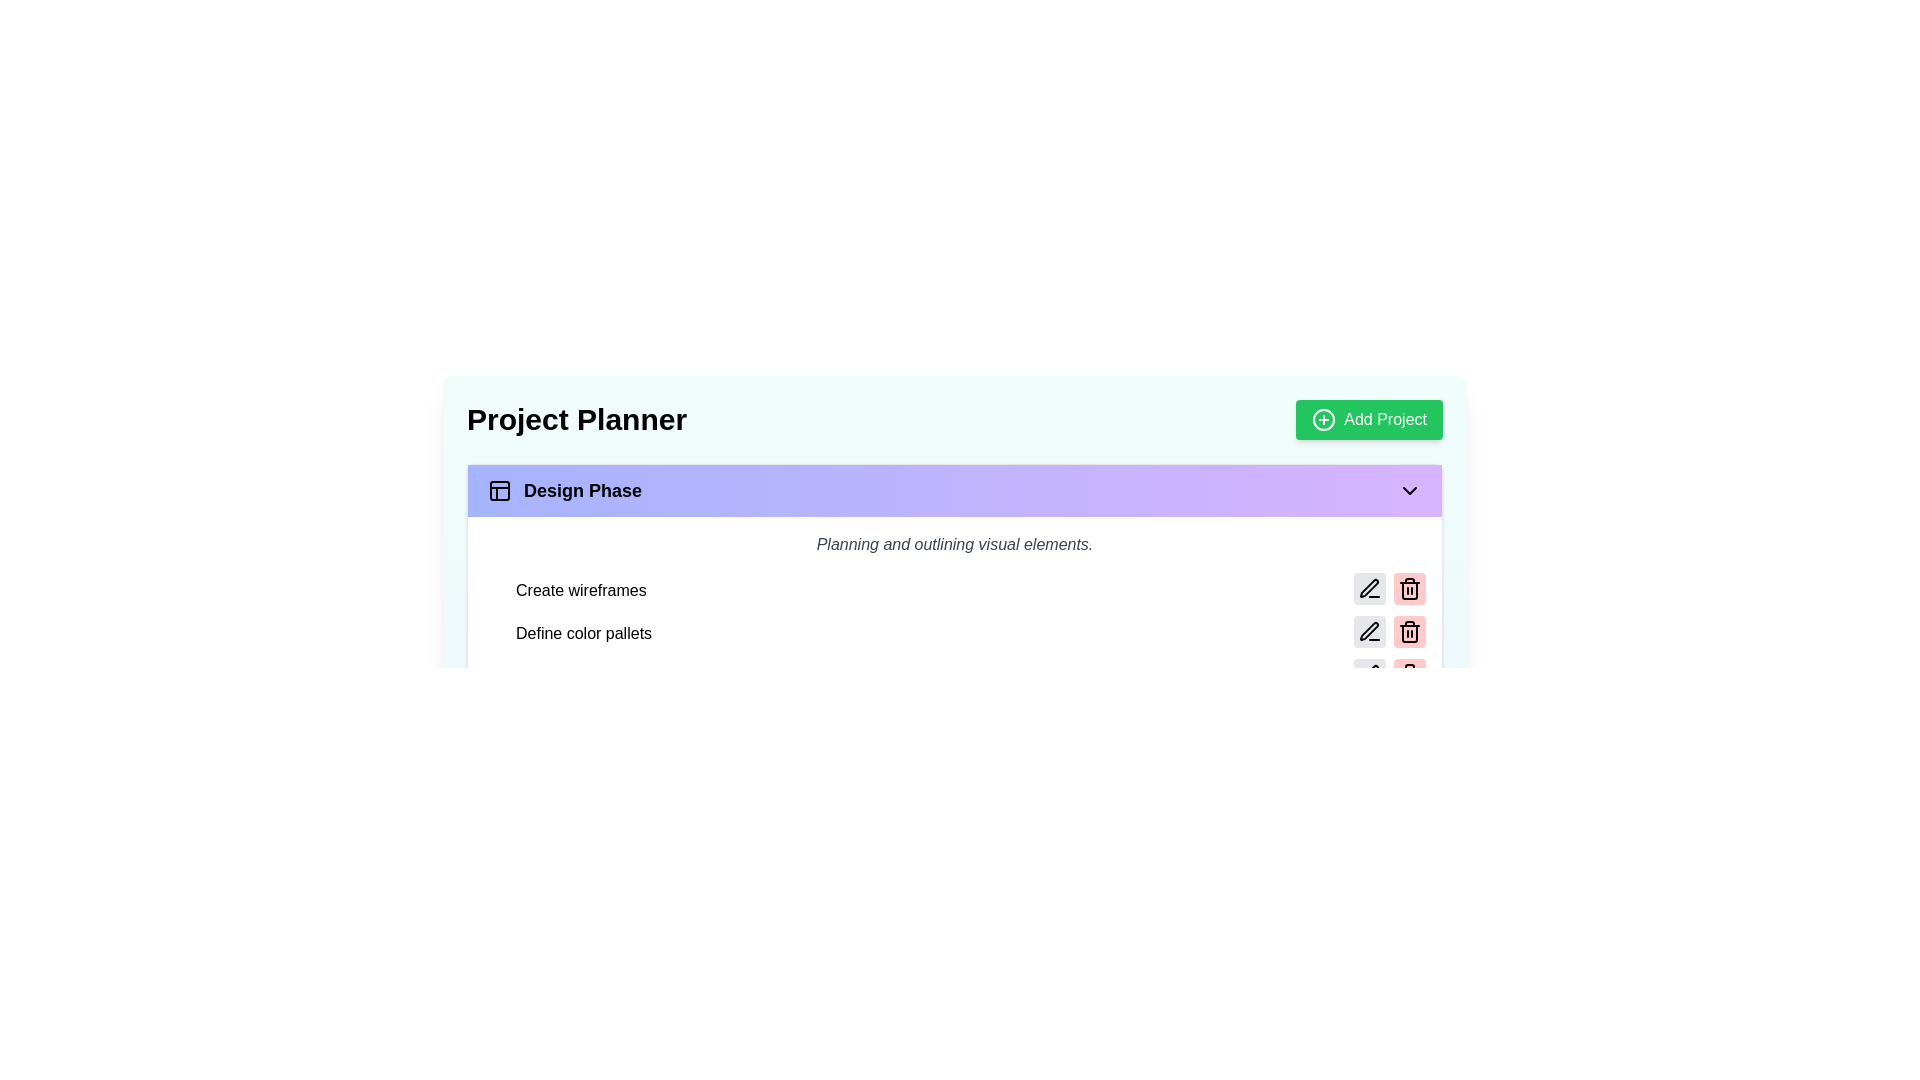 The height and width of the screenshot is (1080, 1920). Describe the element at coordinates (1368, 631) in the screenshot. I see `the pen icon, which serves as an editing tool located in the right column of a table row, adjacent to similar icons` at that location.